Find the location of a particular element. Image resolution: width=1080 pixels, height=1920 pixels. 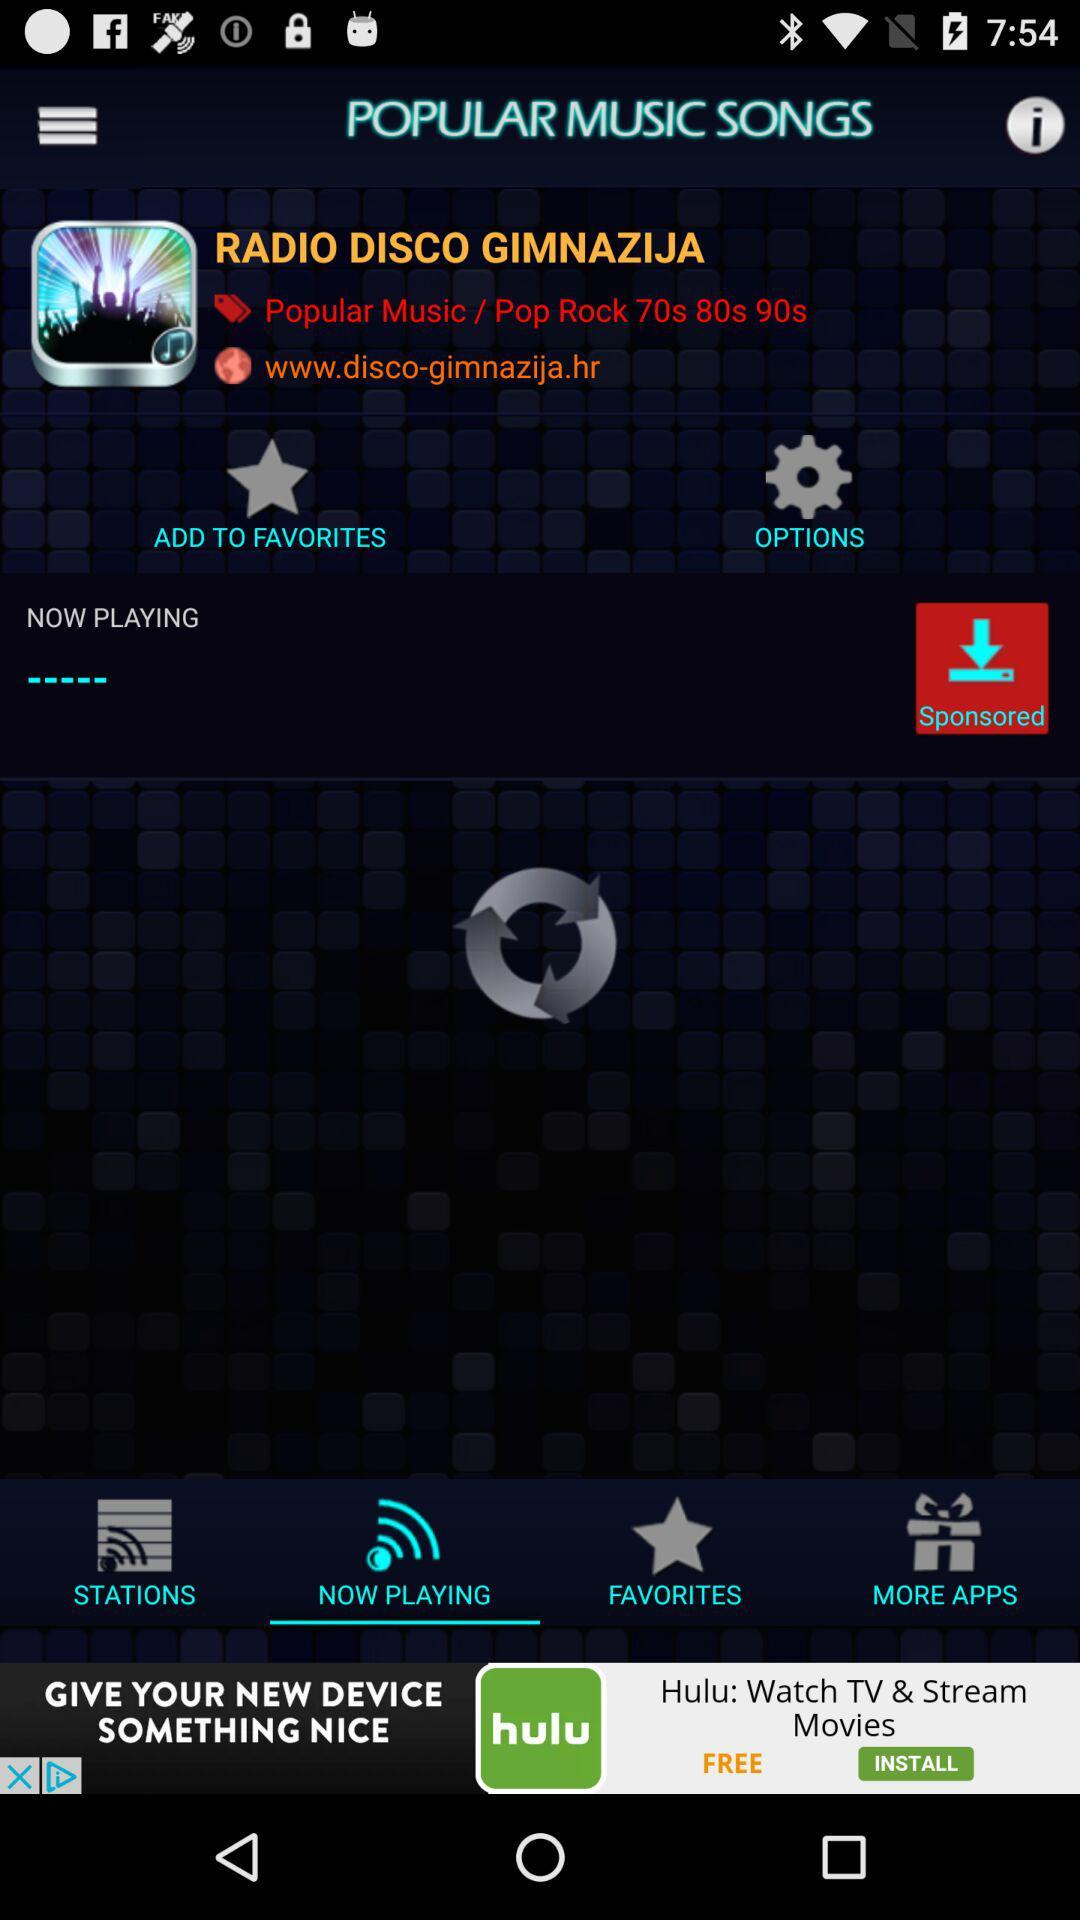

info is located at coordinates (1034, 124).